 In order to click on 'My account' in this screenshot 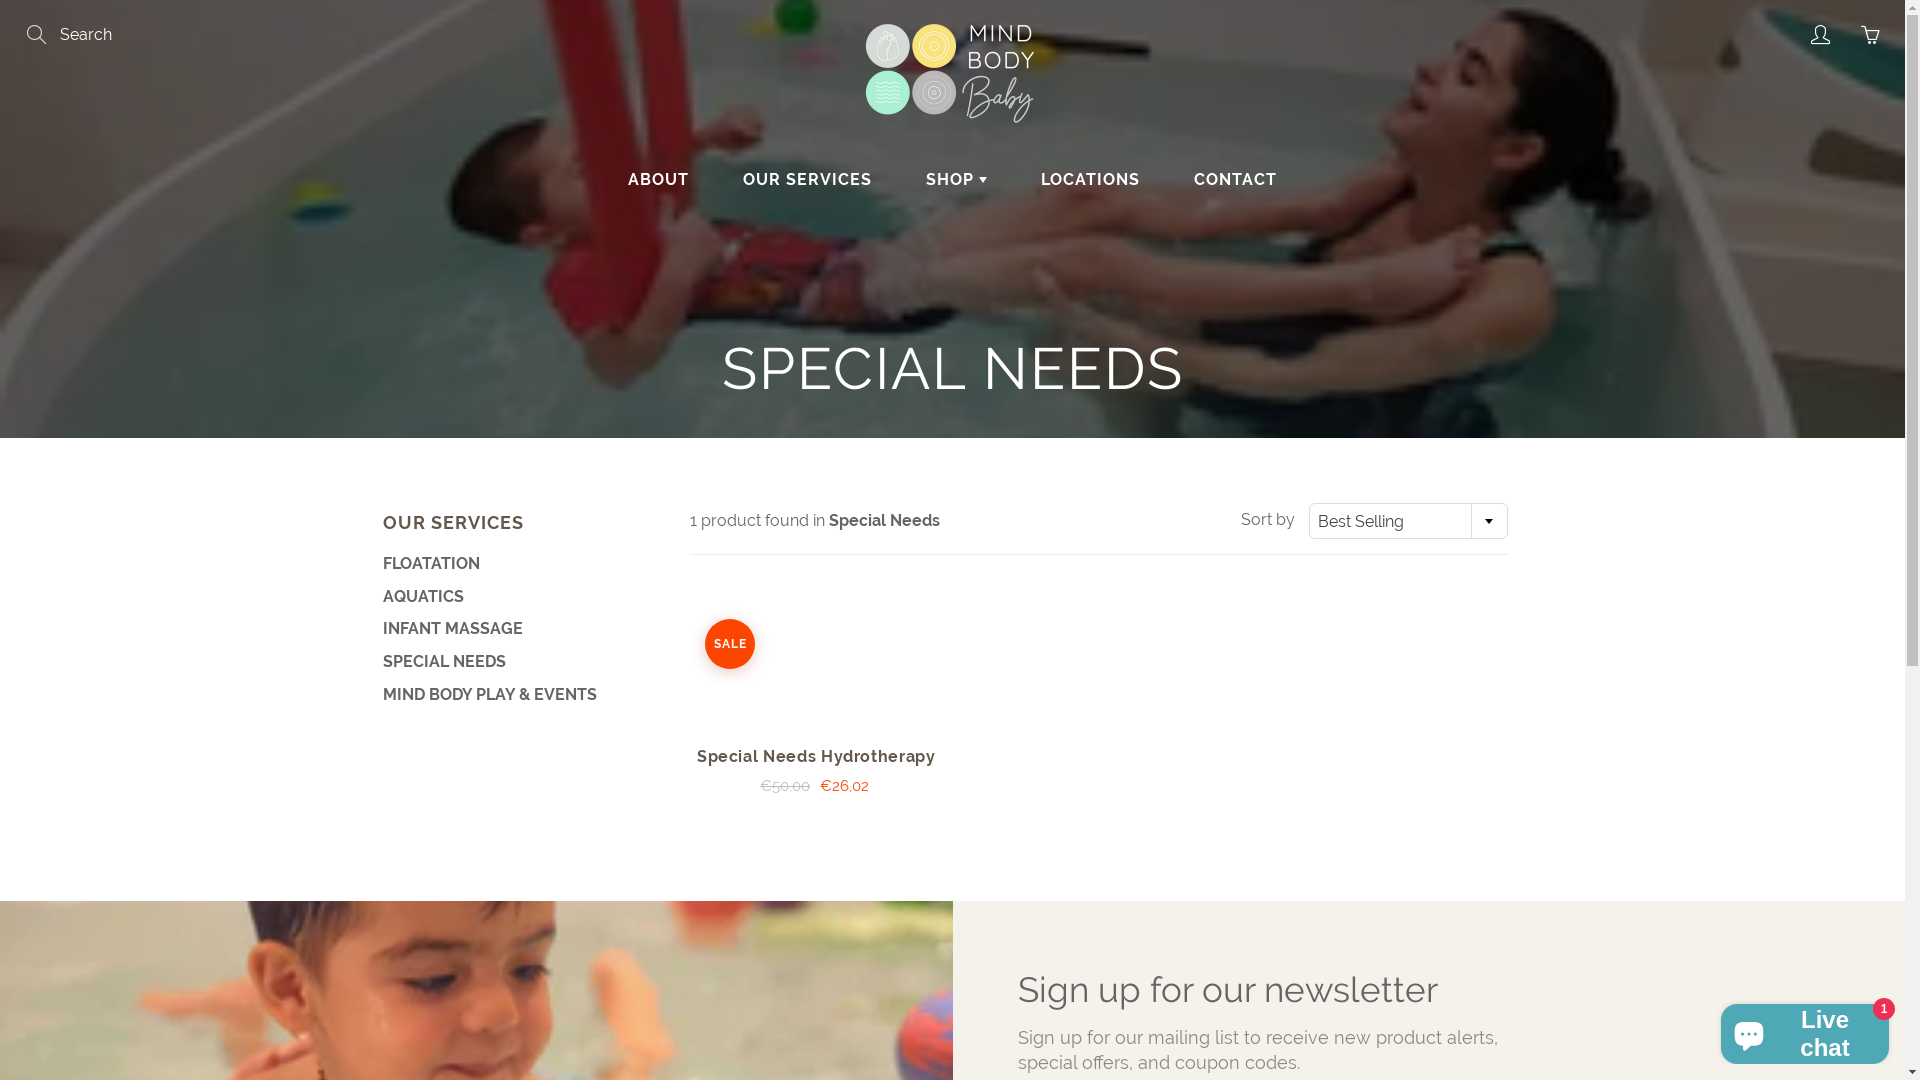, I will do `click(1819, 34)`.